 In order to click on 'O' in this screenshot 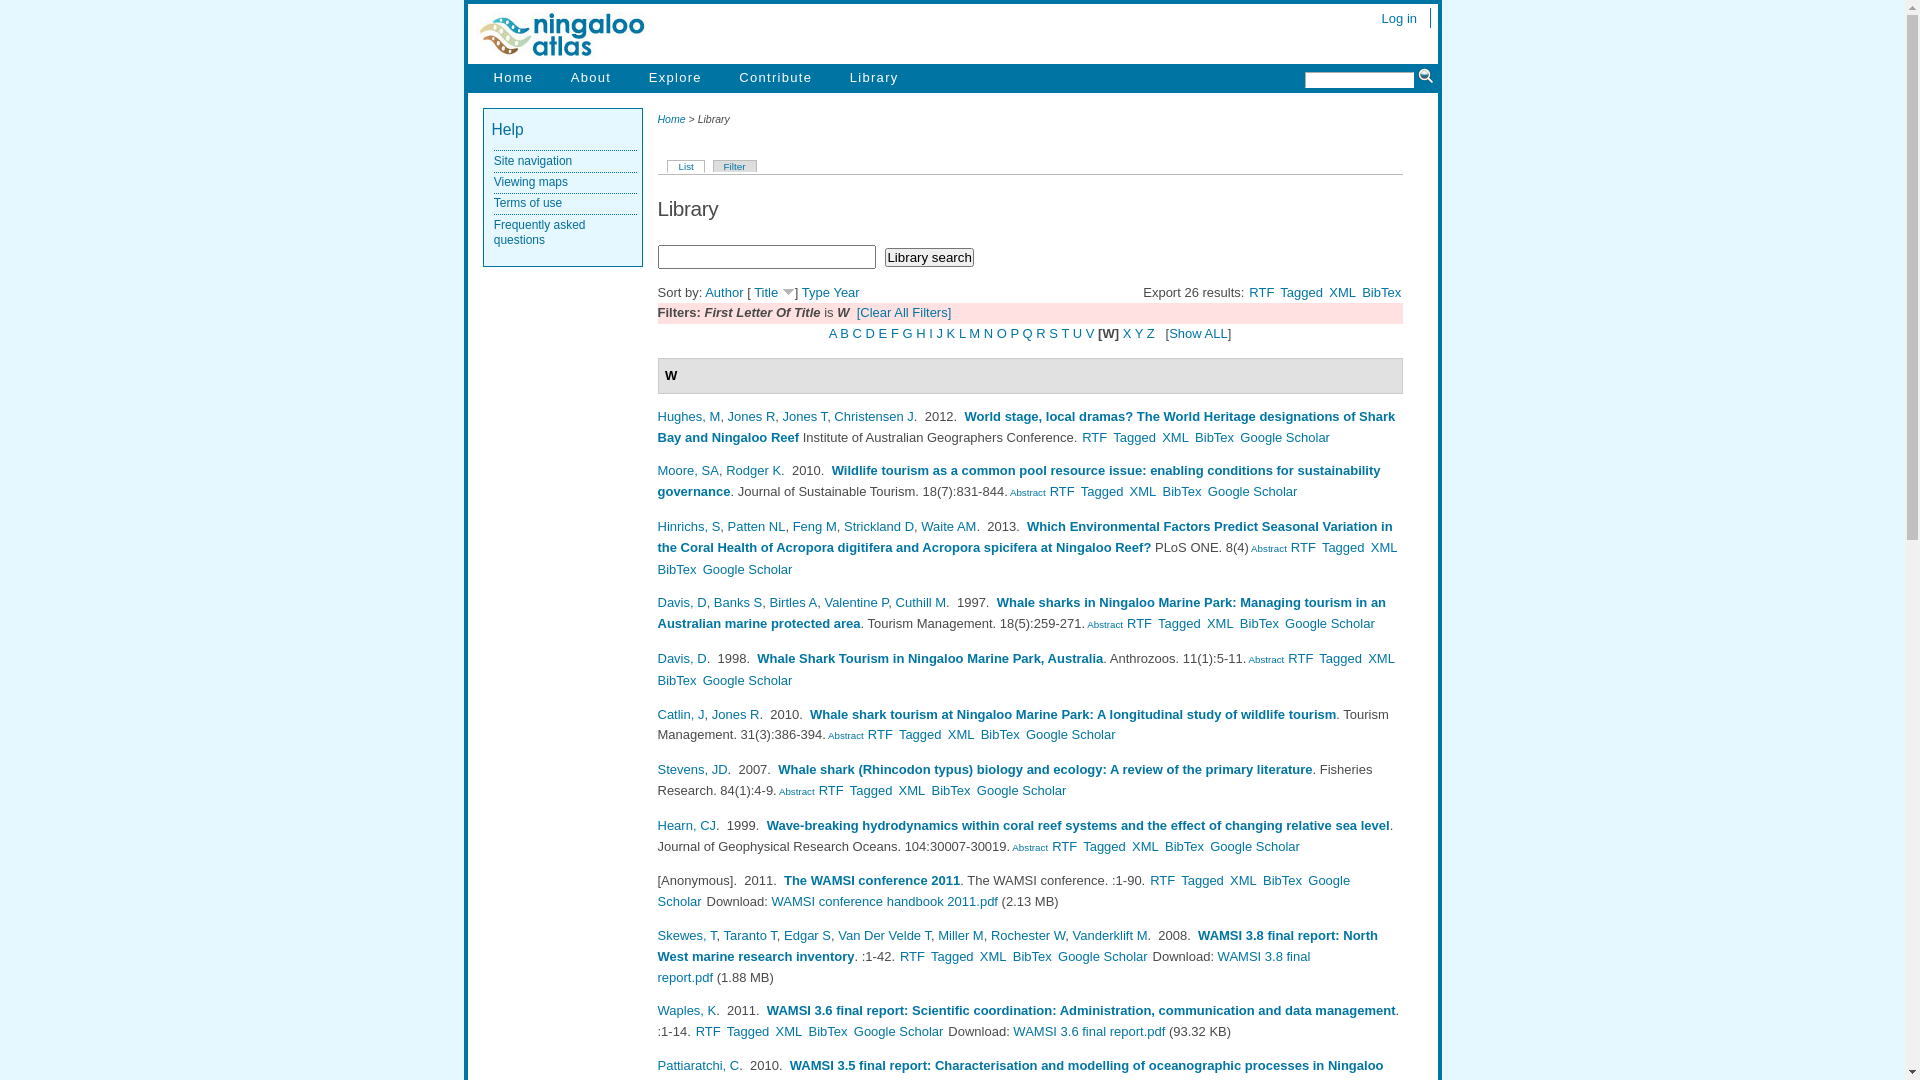, I will do `click(1002, 332)`.